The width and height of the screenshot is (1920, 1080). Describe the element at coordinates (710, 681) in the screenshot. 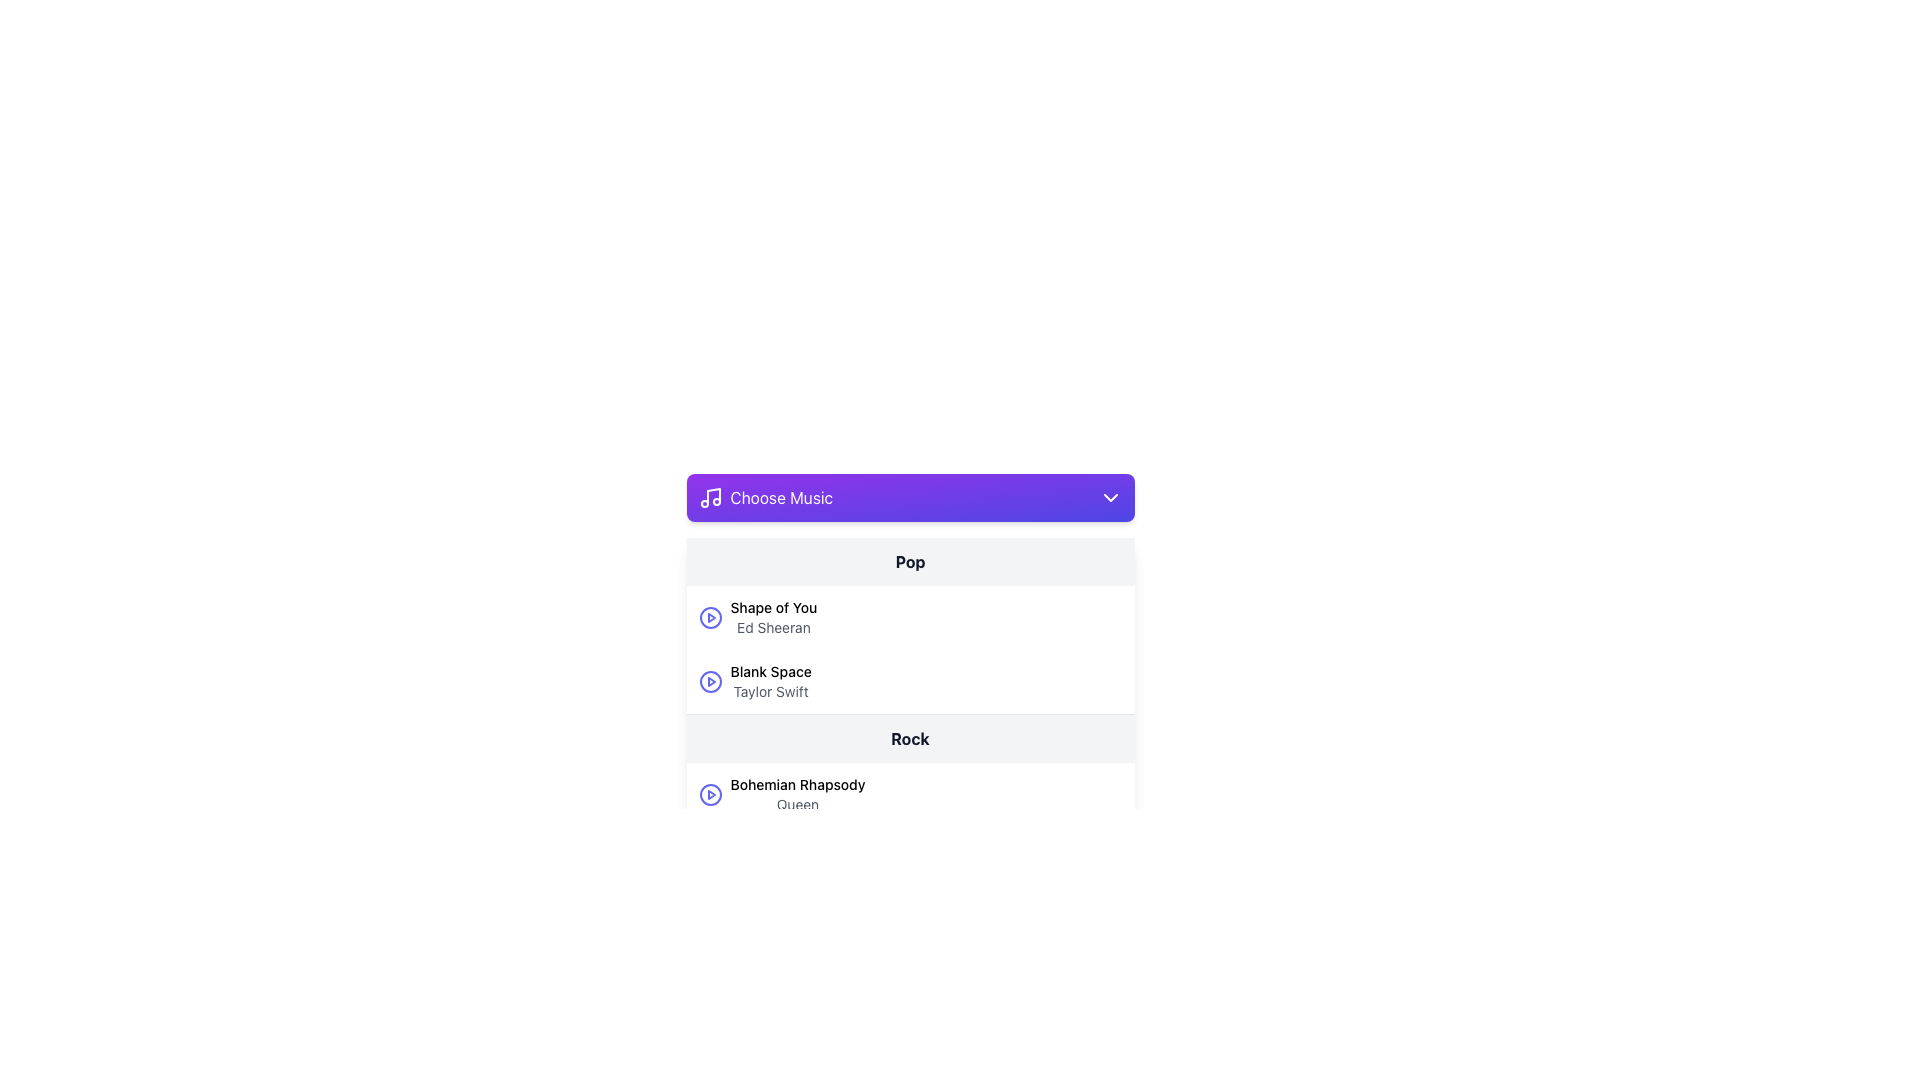

I see `the play button for the song 'Blank Space Taylor Swift' to indicate interactivity` at that location.